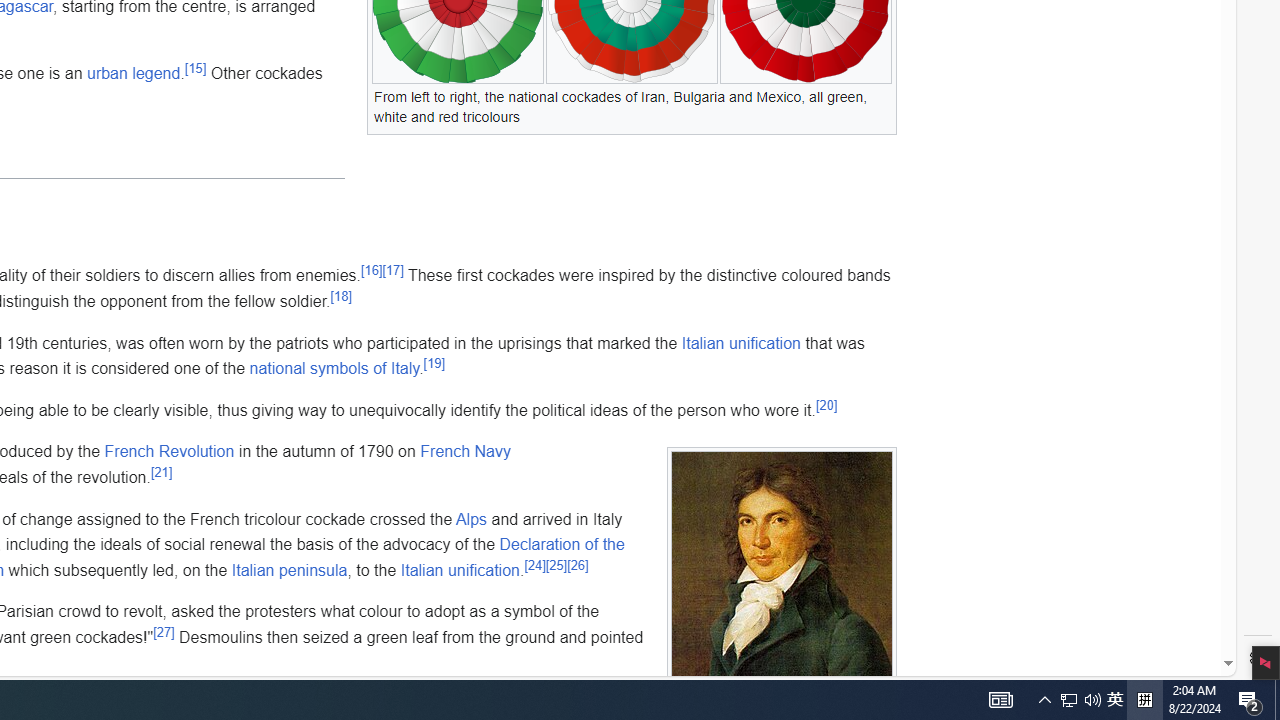  Describe the element at coordinates (432, 362) in the screenshot. I see `'[19]'` at that location.